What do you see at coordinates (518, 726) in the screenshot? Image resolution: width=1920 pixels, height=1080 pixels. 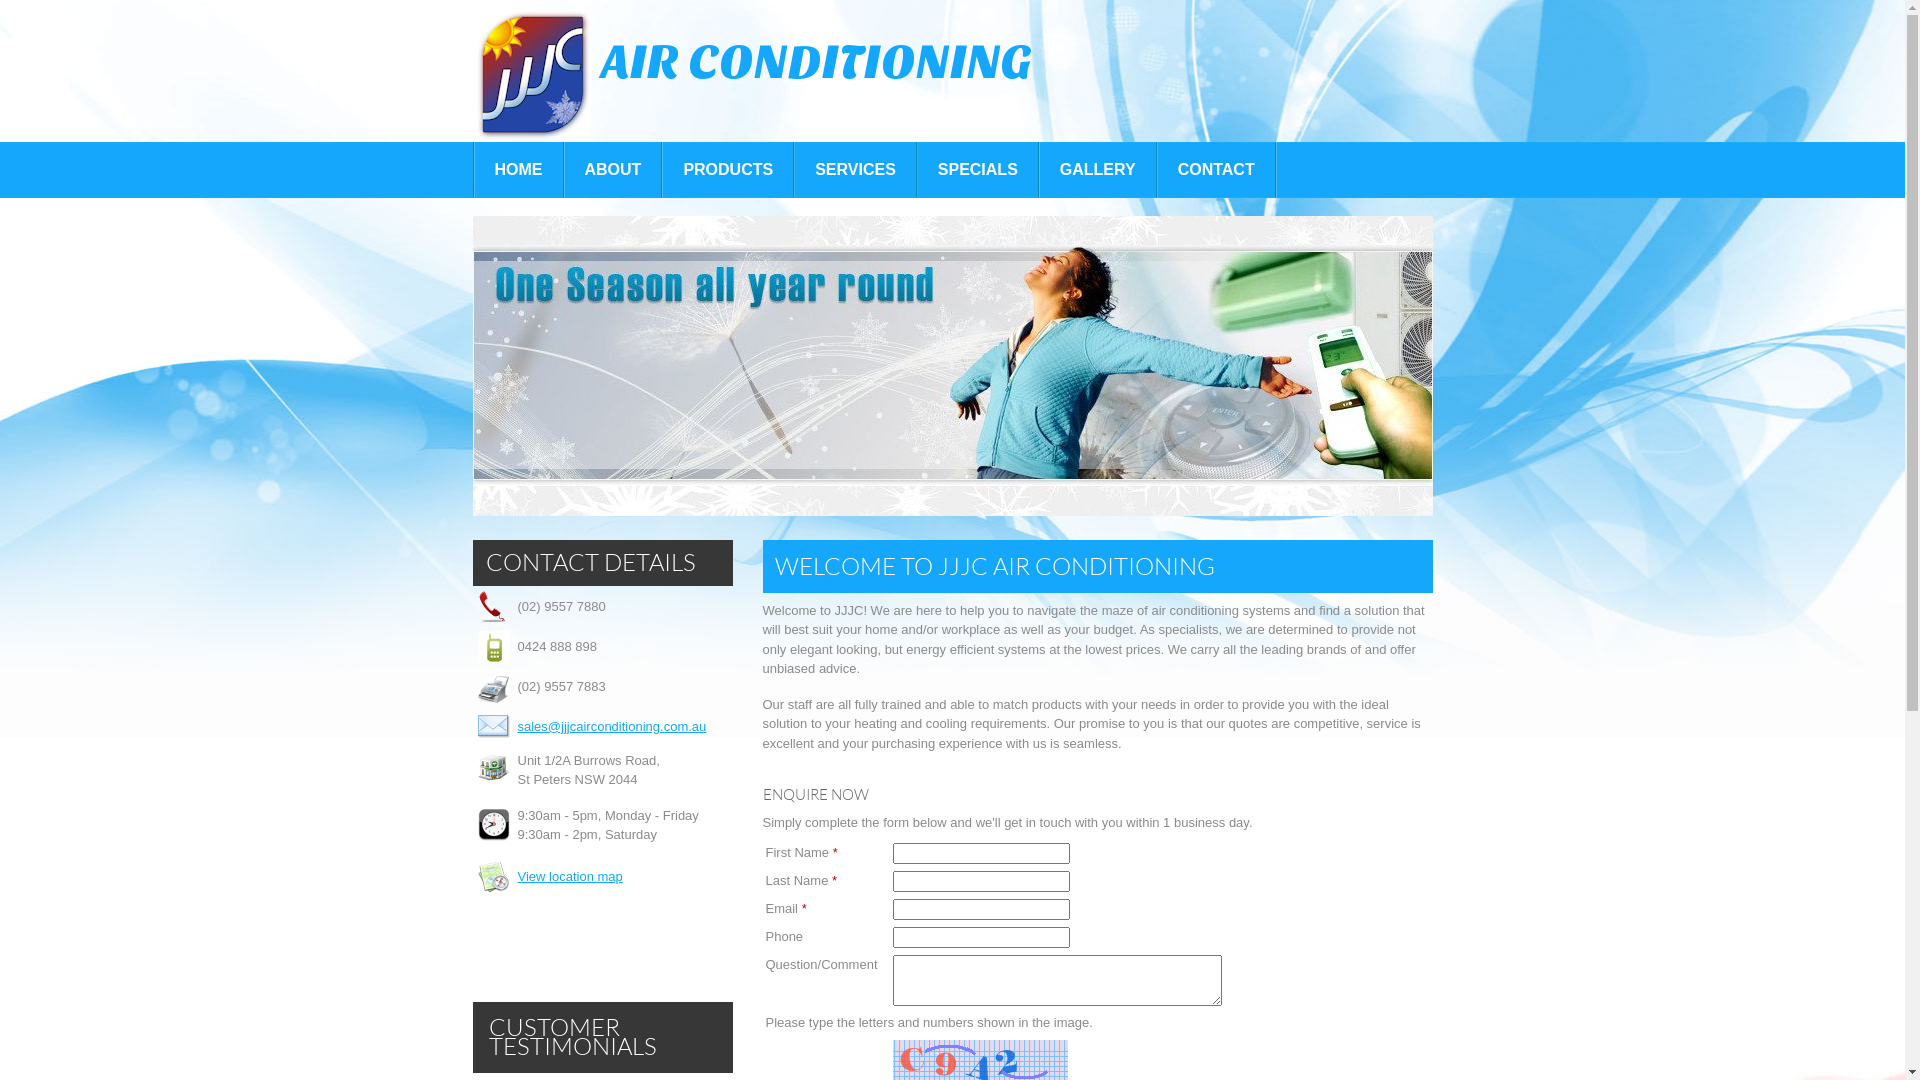 I see `'sales@jjjcairconditioning.com.au'` at bounding box center [518, 726].